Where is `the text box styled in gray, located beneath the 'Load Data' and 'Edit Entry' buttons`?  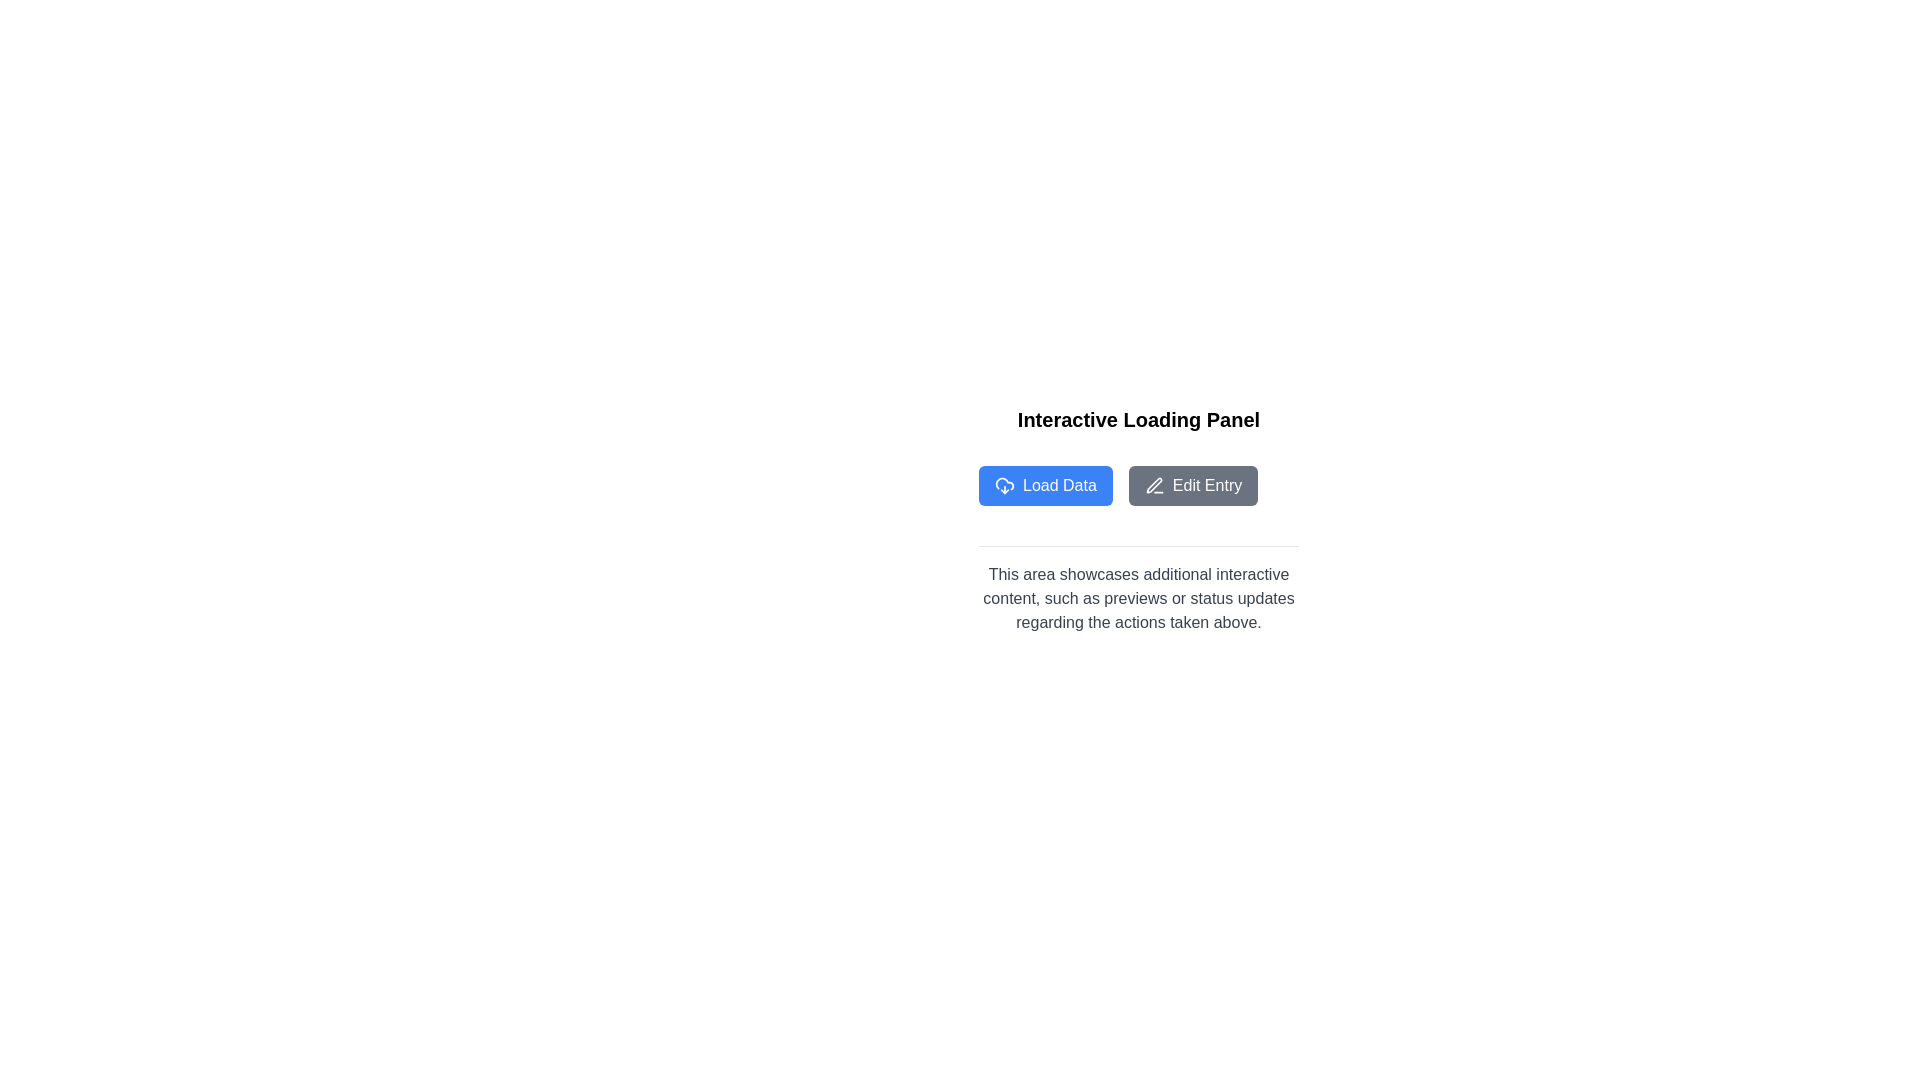 the text box styled in gray, located beneath the 'Load Data' and 'Edit Entry' buttons is located at coordinates (1138, 589).